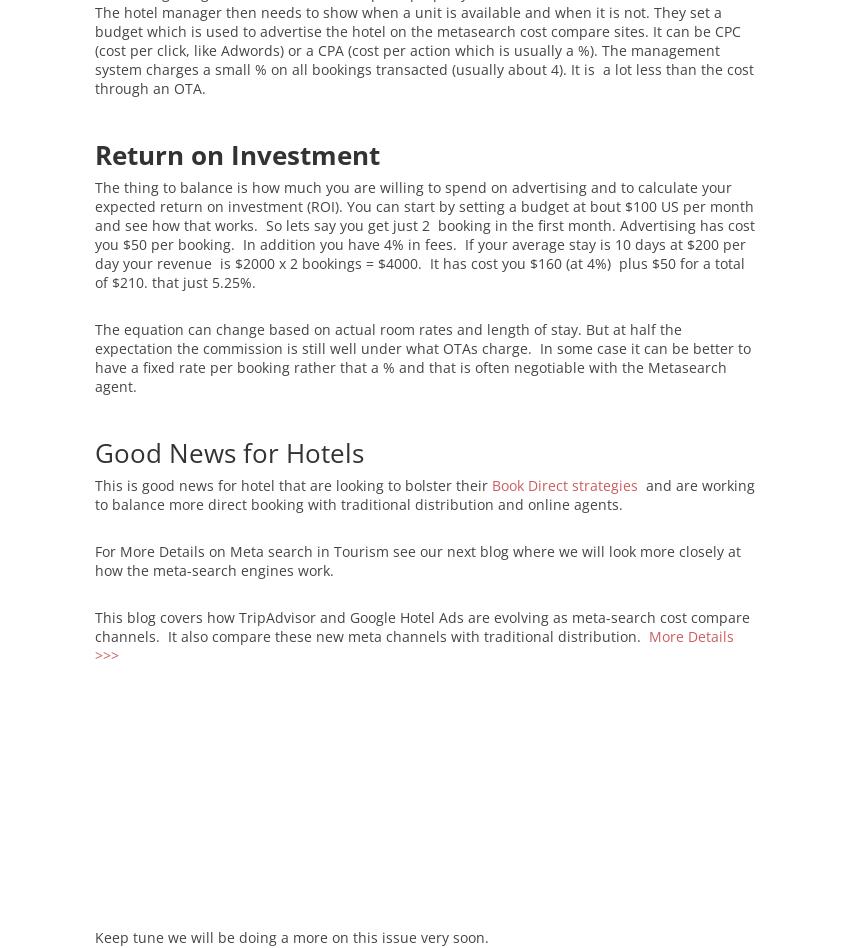 This screenshot has width=850, height=948. What do you see at coordinates (94, 451) in the screenshot?
I see `'Good News for Hotels'` at bounding box center [94, 451].